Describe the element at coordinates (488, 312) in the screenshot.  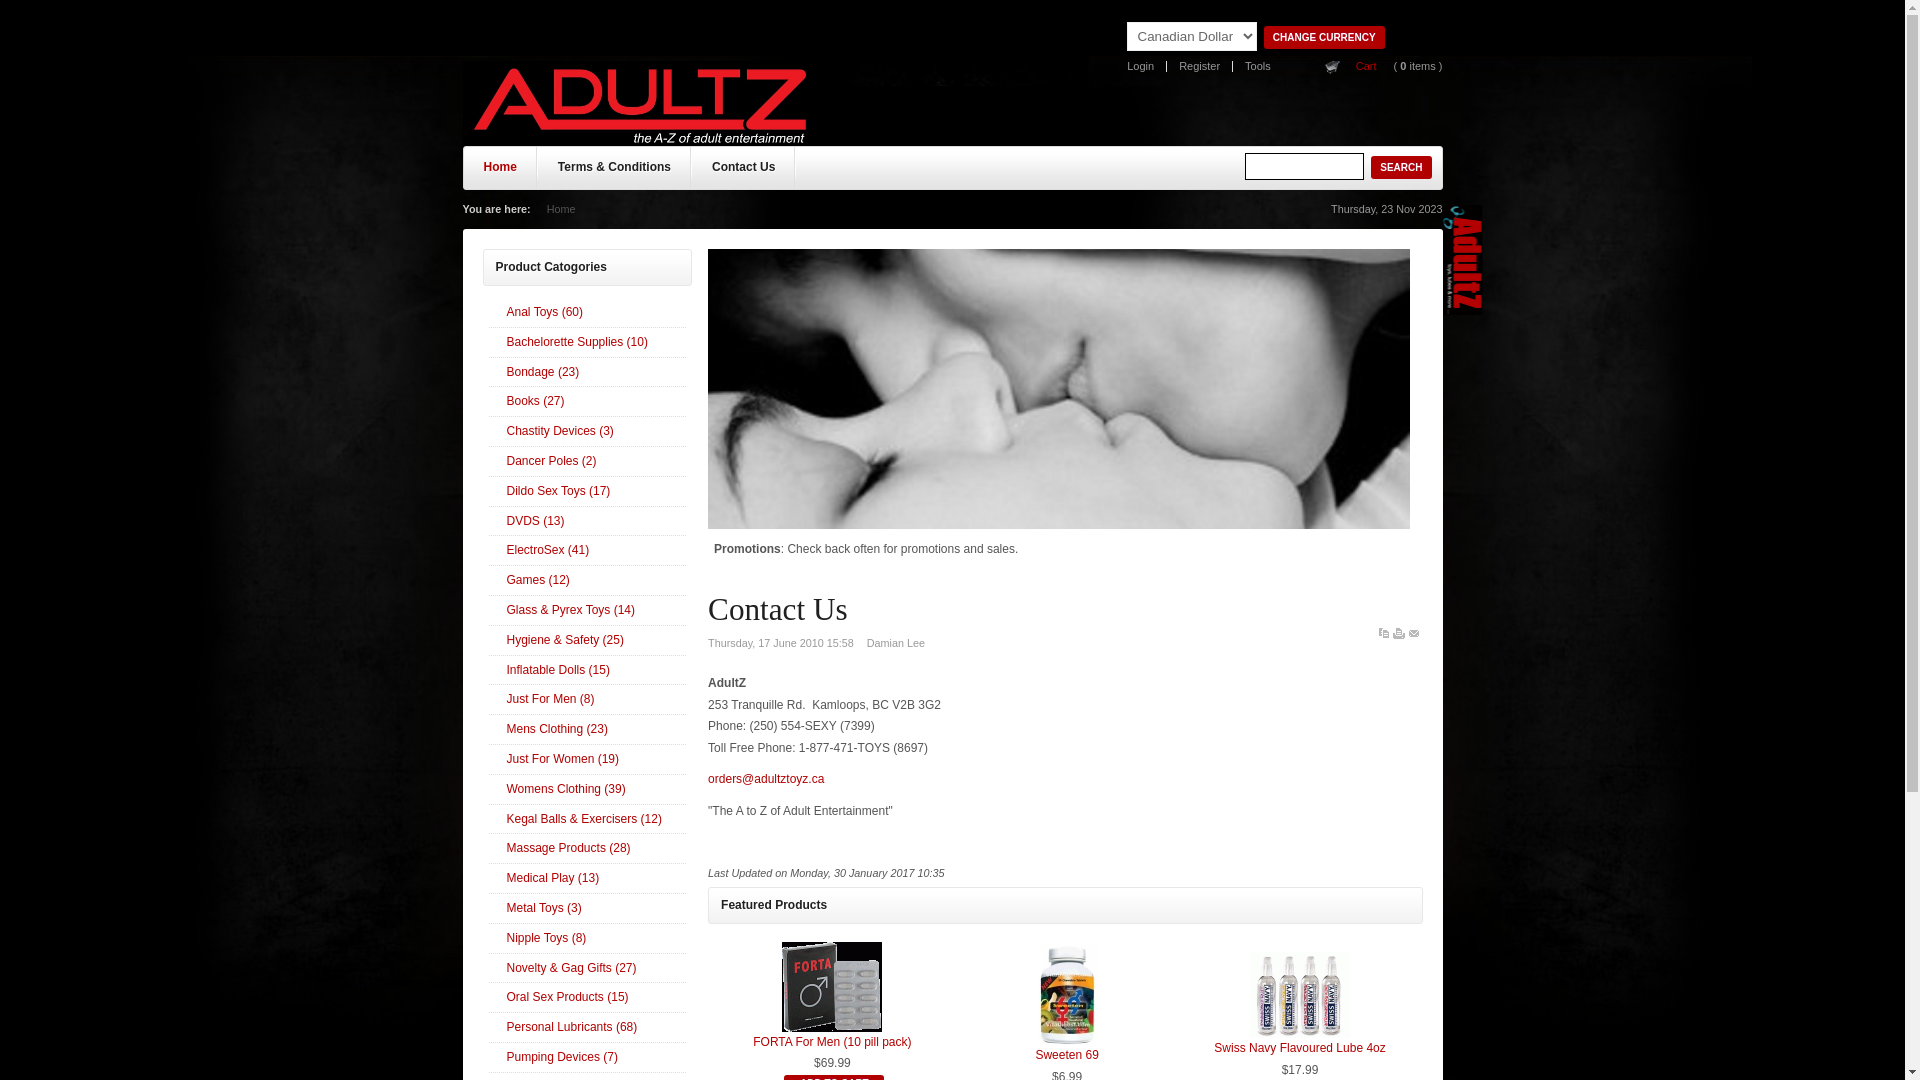
I see `'Anal Toys (60)'` at that location.